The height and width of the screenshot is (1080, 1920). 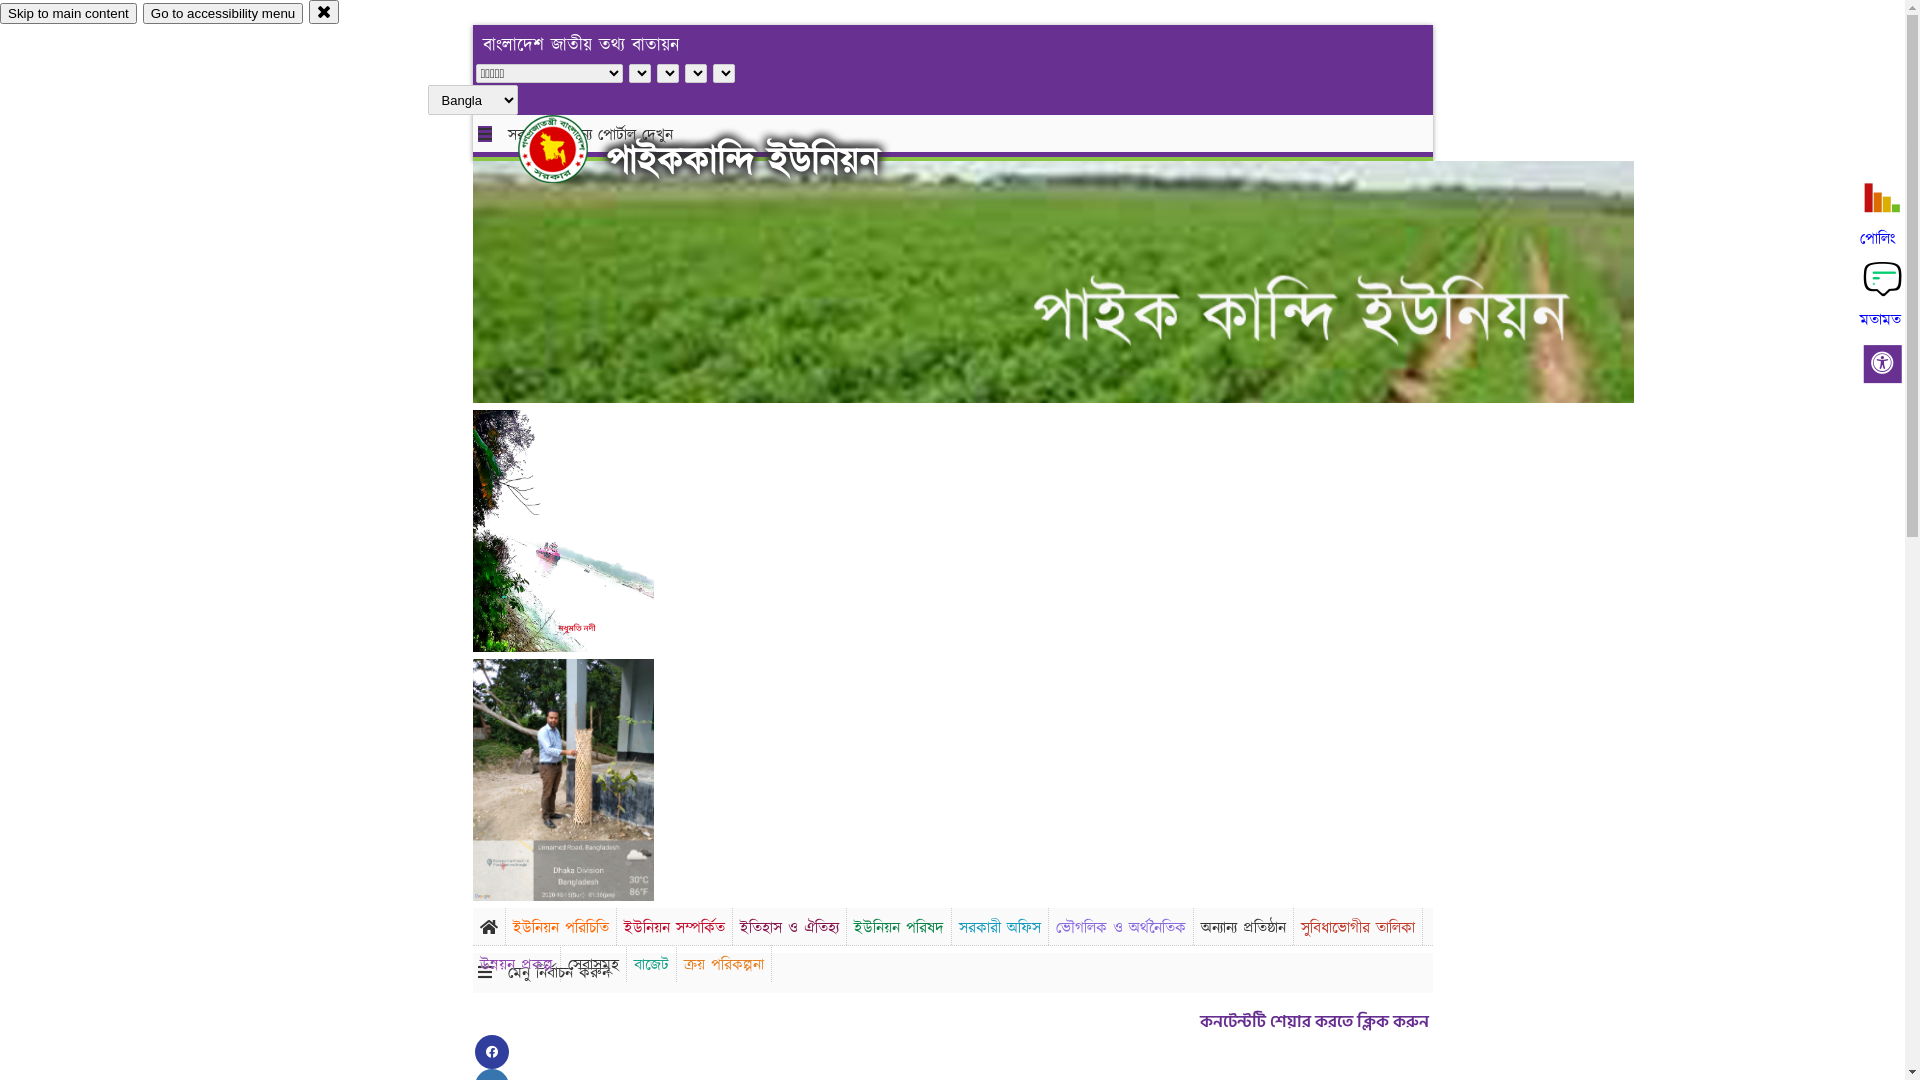 I want to click on 'close', so click(x=324, y=11).